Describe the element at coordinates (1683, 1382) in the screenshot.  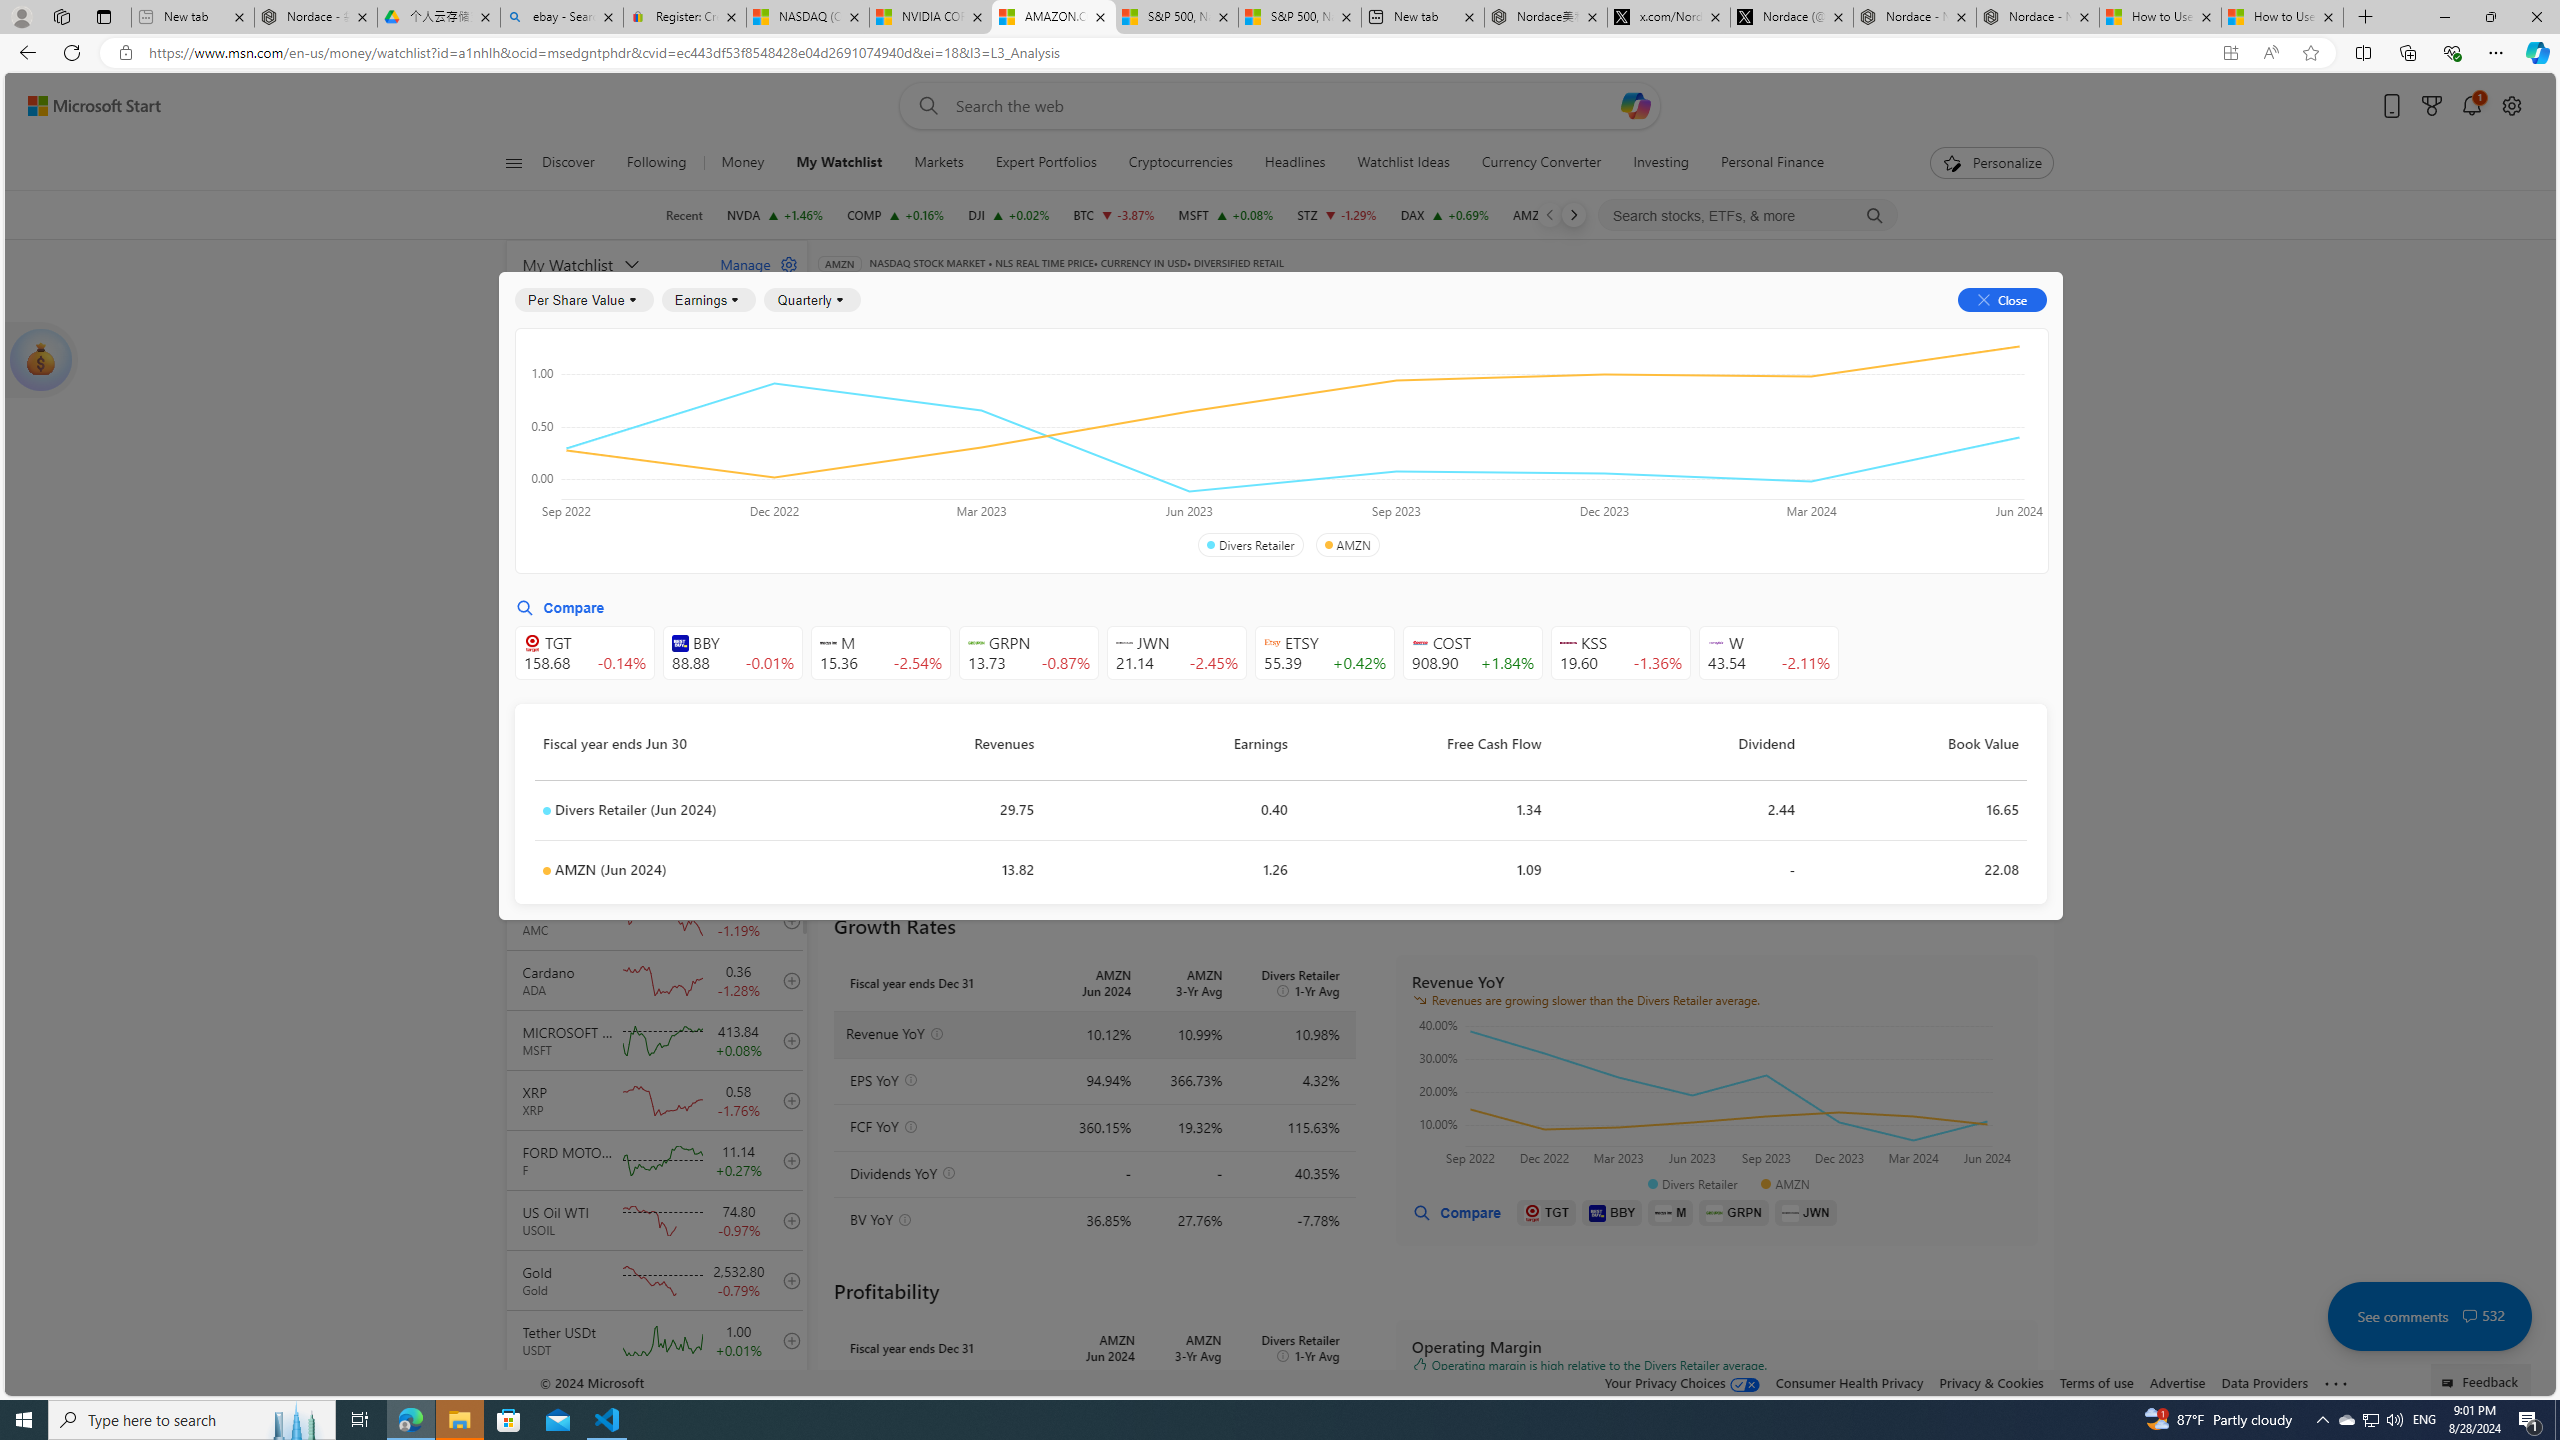
I see `'Your Privacy Choices'` at that location.